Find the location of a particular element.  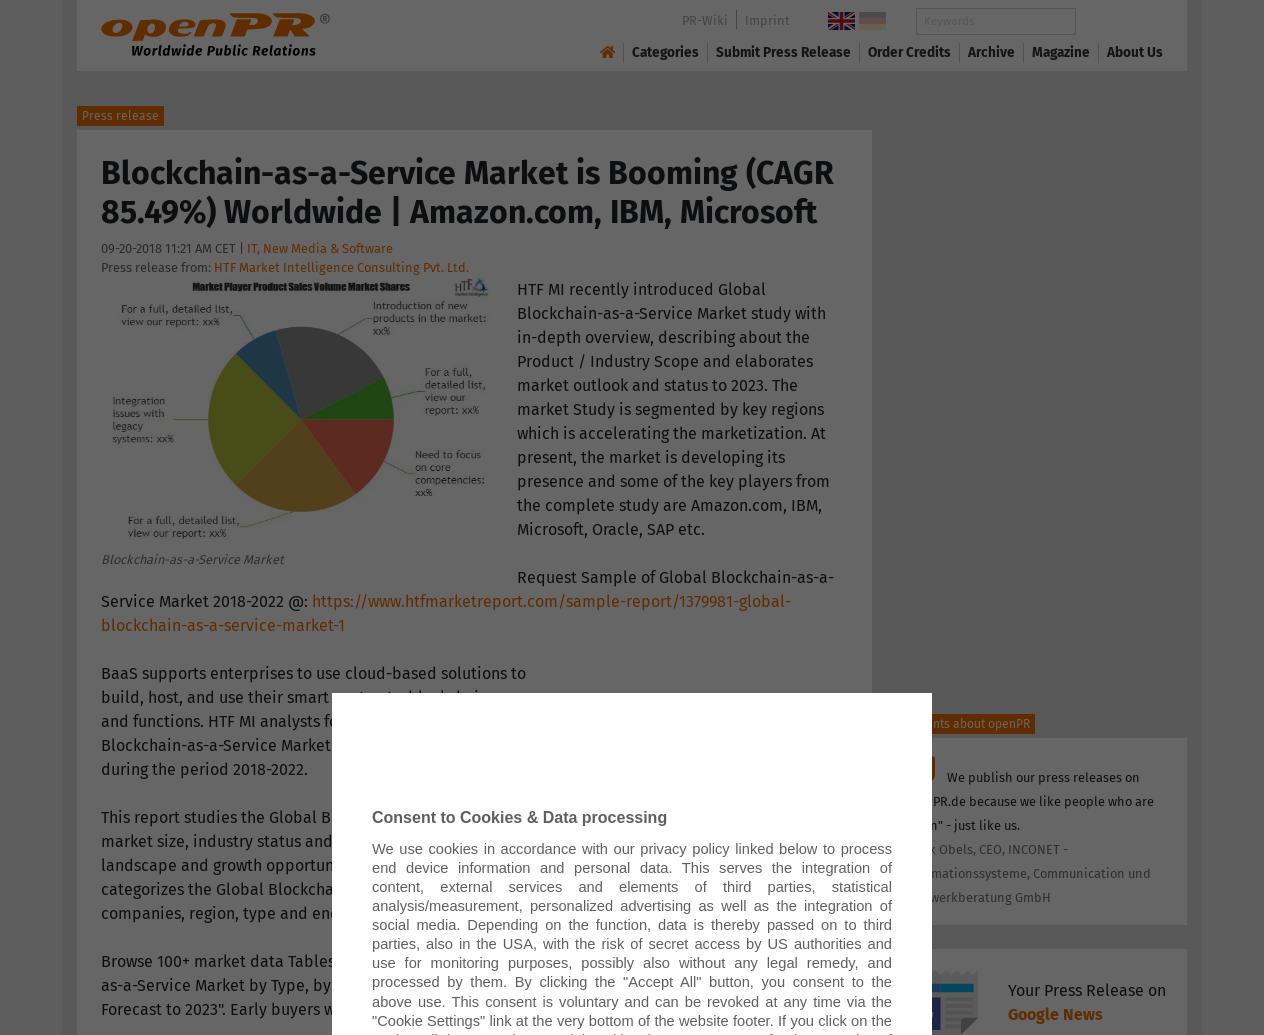

'About Us' is located at coordinates (1134, 51).